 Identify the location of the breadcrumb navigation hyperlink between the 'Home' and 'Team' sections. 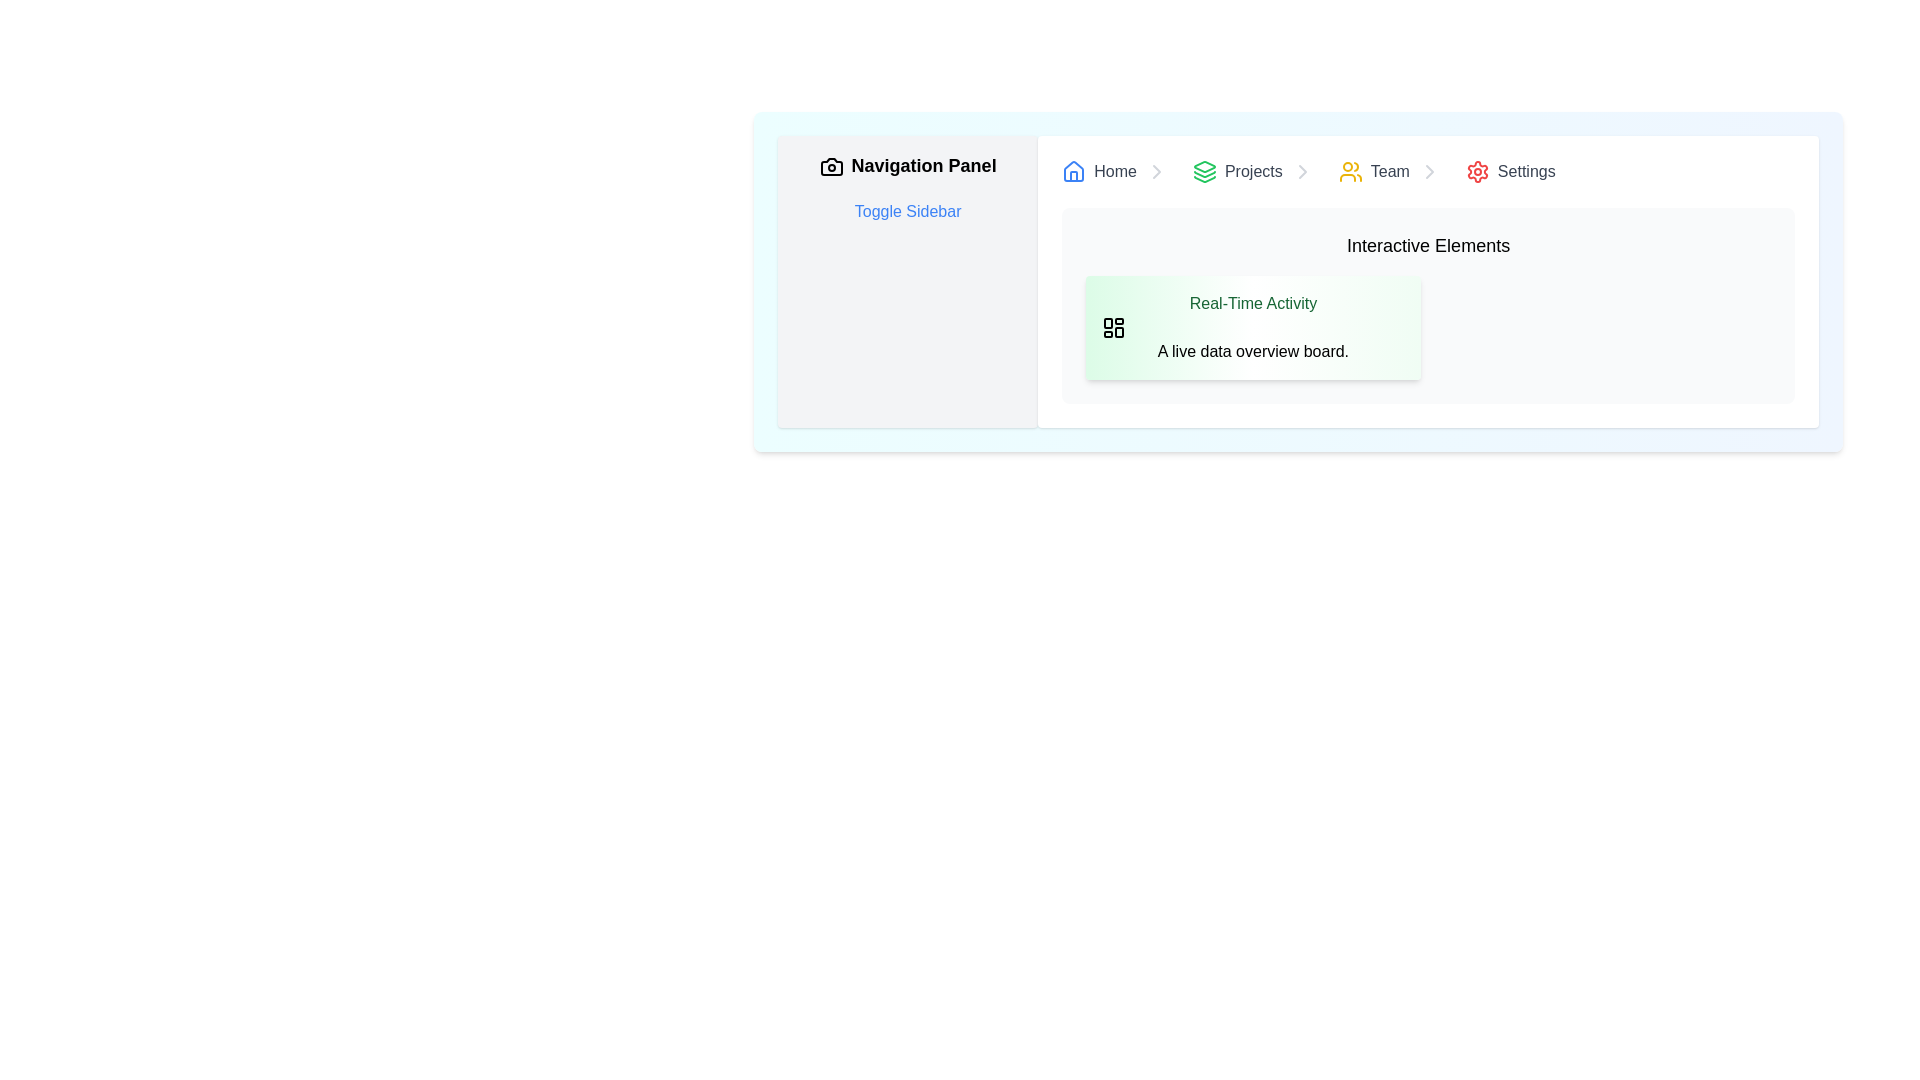
(1256, 171).